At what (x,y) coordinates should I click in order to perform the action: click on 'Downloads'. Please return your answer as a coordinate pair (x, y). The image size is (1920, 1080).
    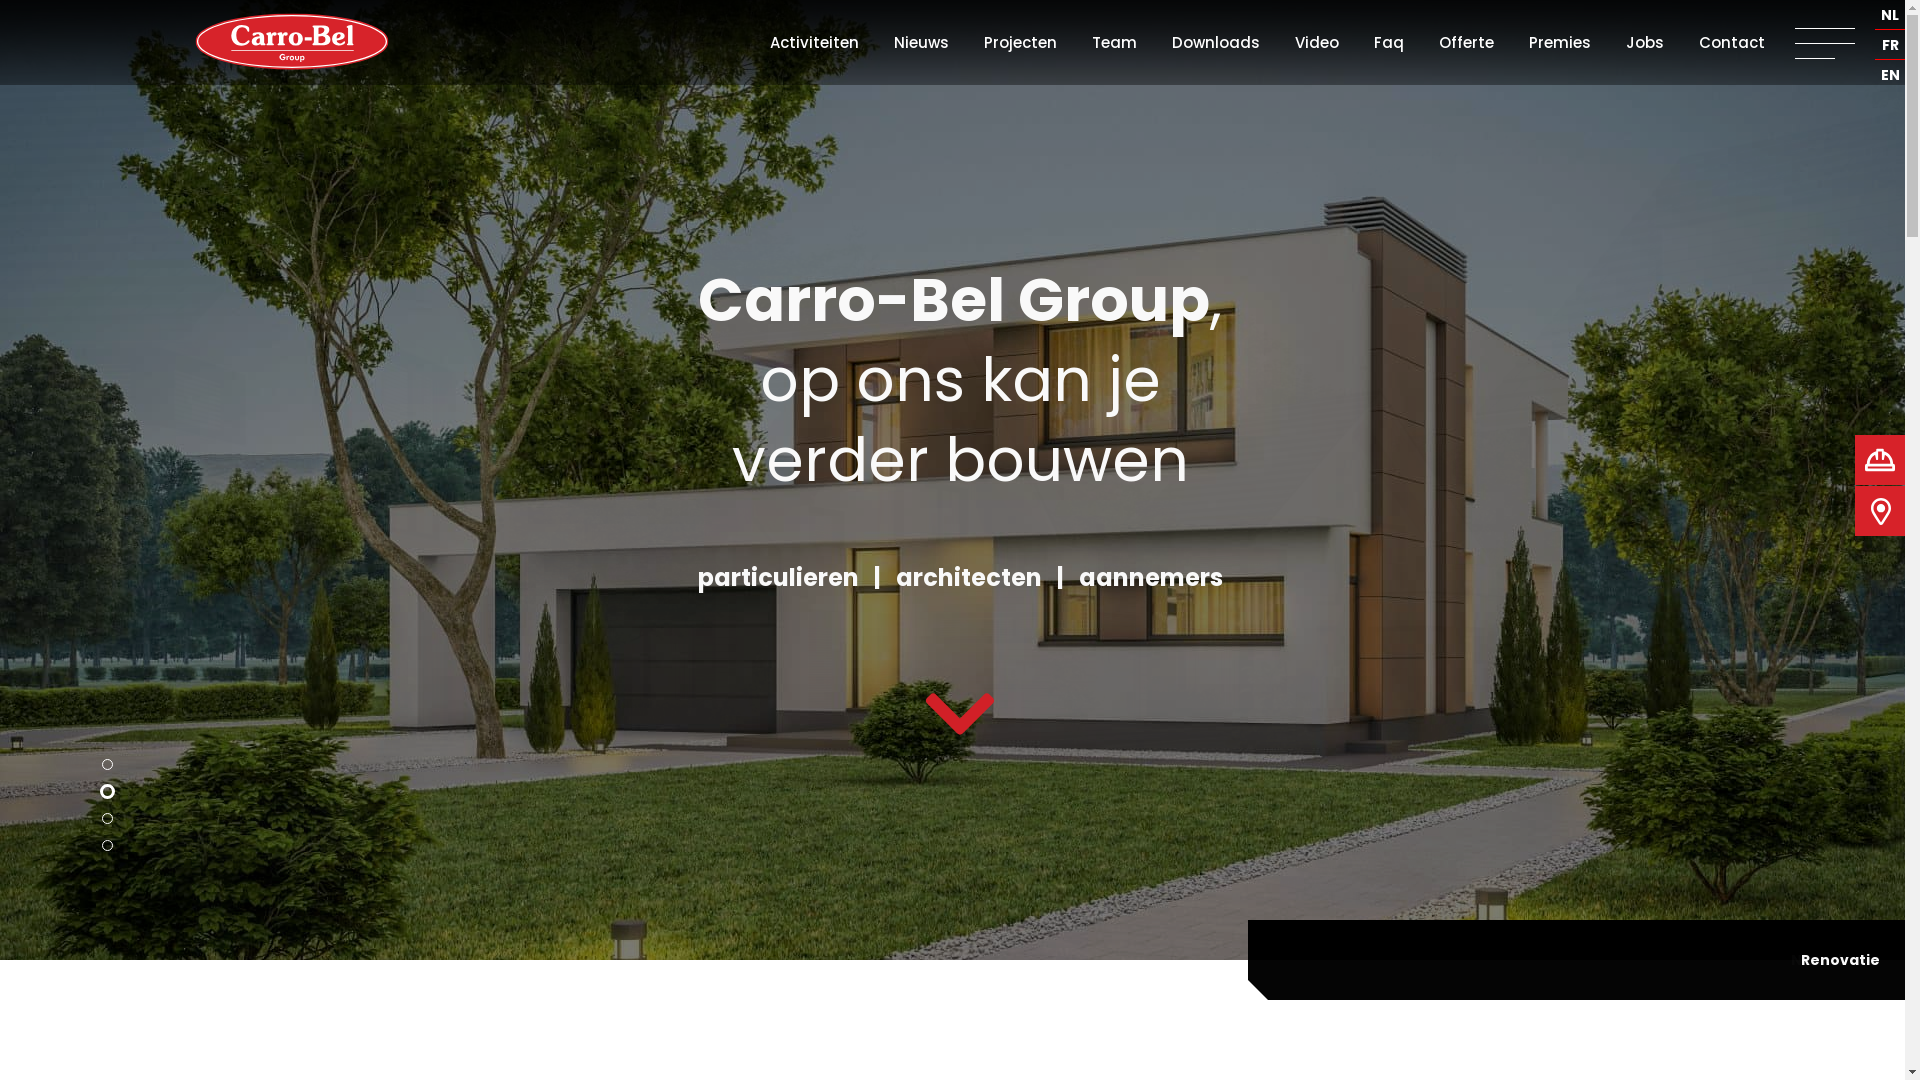
    Looking at the image, I should click on (1214, 42).